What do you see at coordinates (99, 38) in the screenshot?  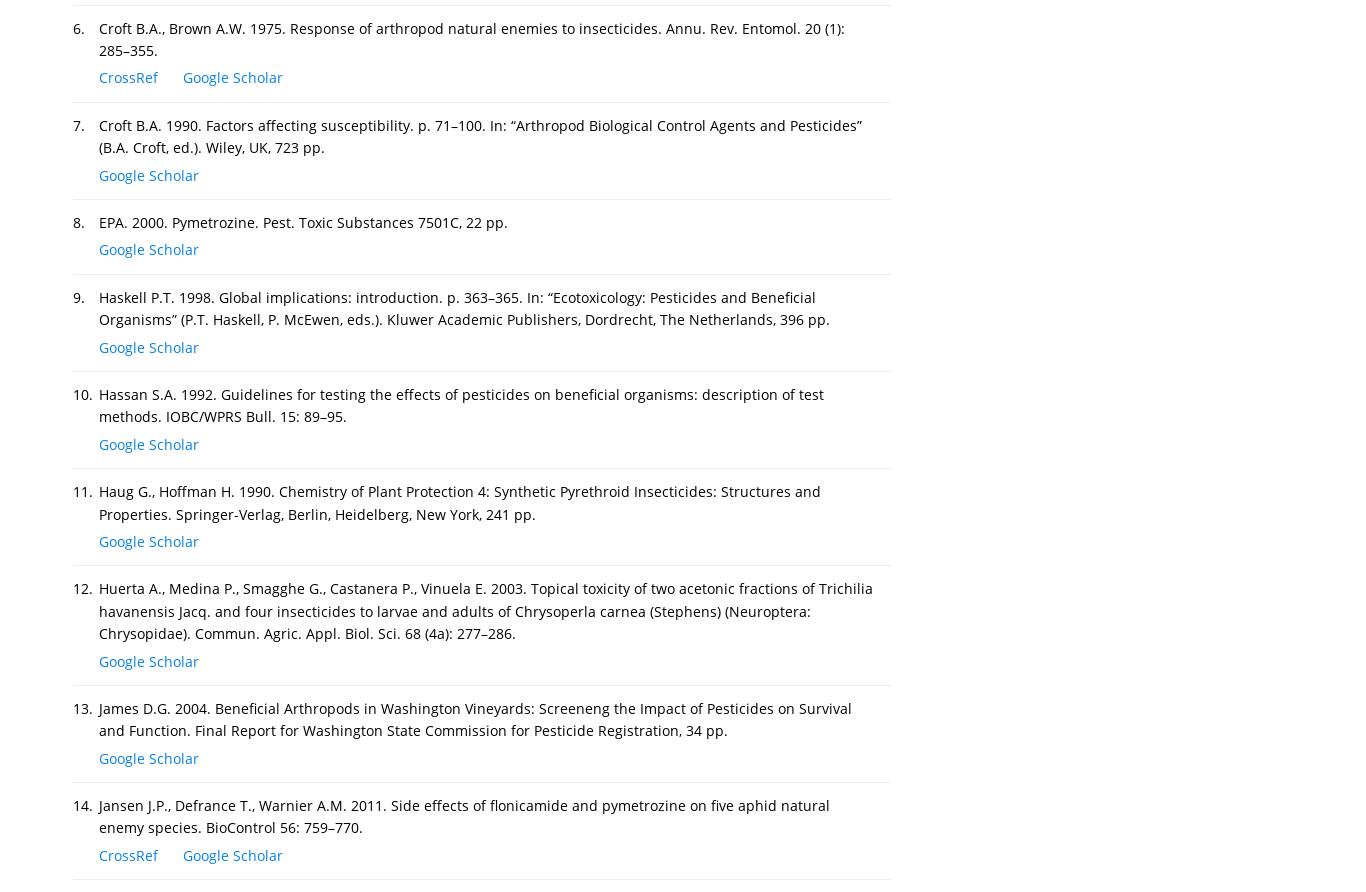 I see `'Croft B.A., Brown A.W. 1975. Response of arthropod natural enemies to insecticides. Annu. Rev. Entomol. 20 (1): 285–355.'` at bounding box center [99, 38].